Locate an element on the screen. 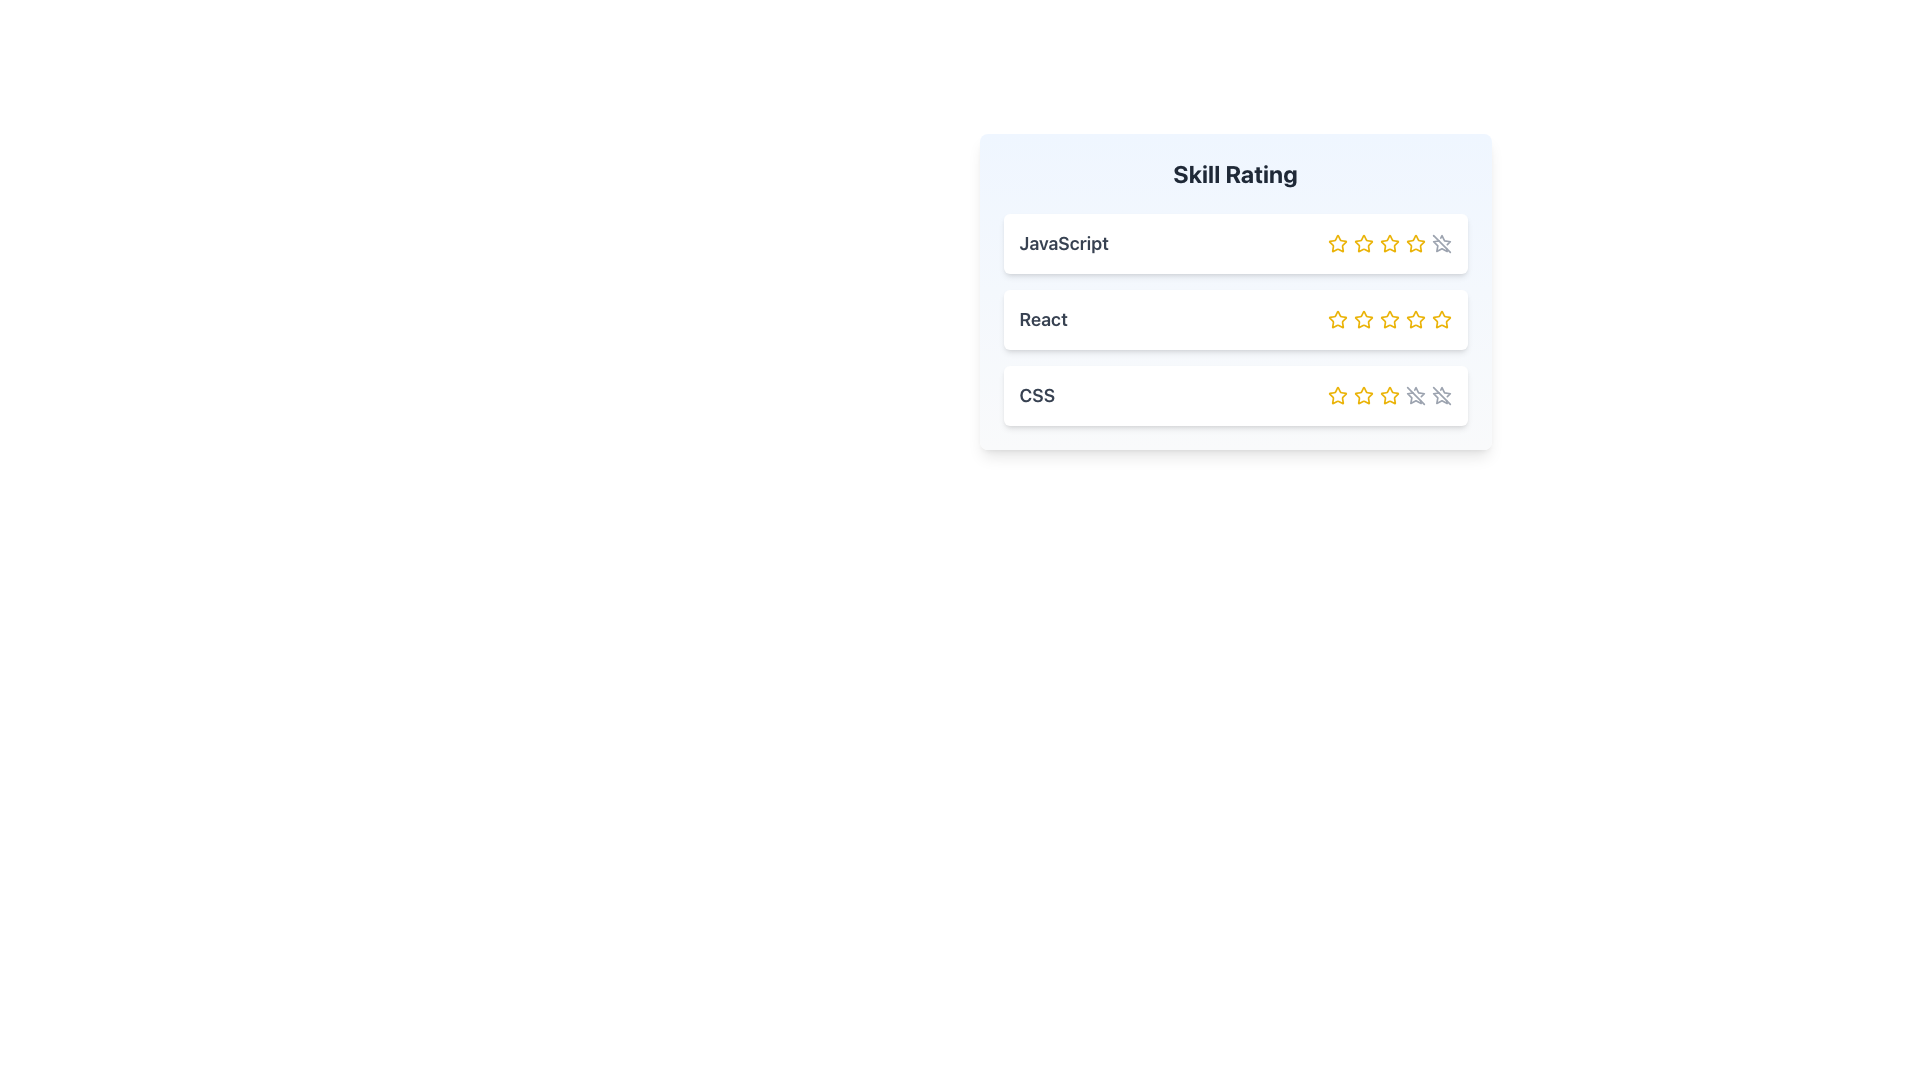 The image size is (1920, 1080). the gray outlined star icon with a slash across it, which is the last in the horizontal sequence of rating icons for the CSS skill entry is located at coordinates (1414, 396).